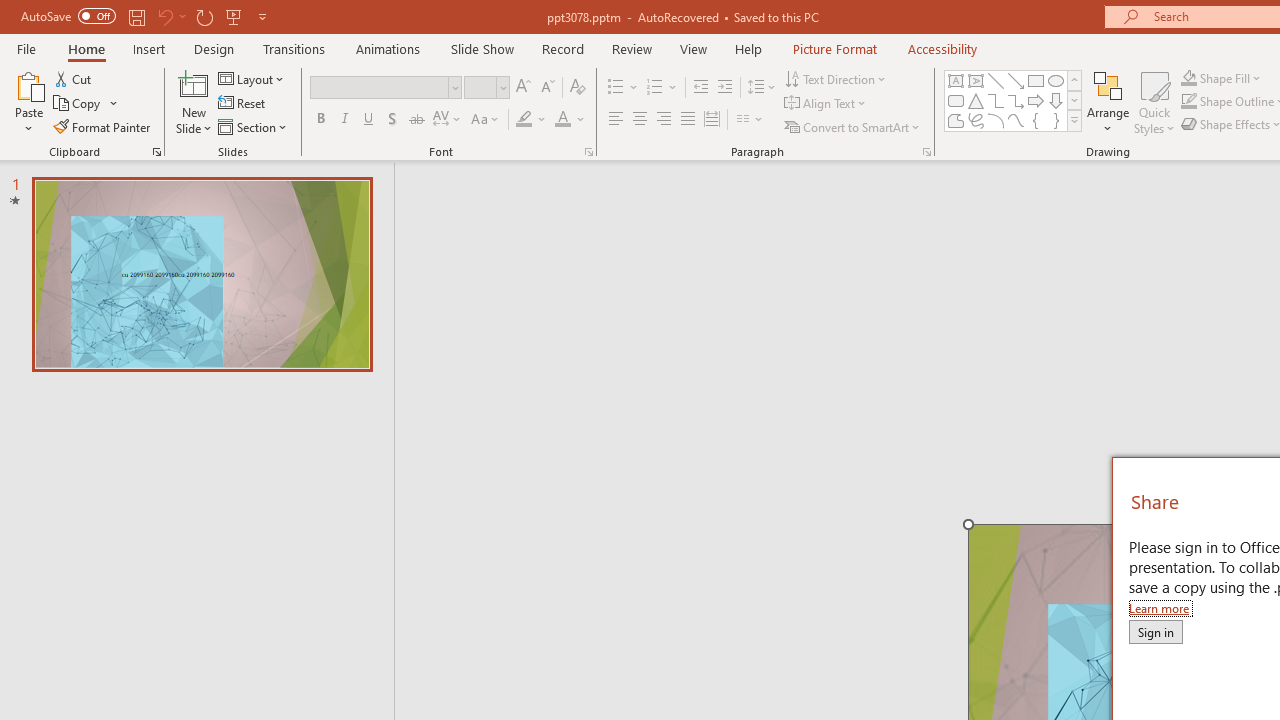  I want to click on 'Align Right', so click(663, 119).